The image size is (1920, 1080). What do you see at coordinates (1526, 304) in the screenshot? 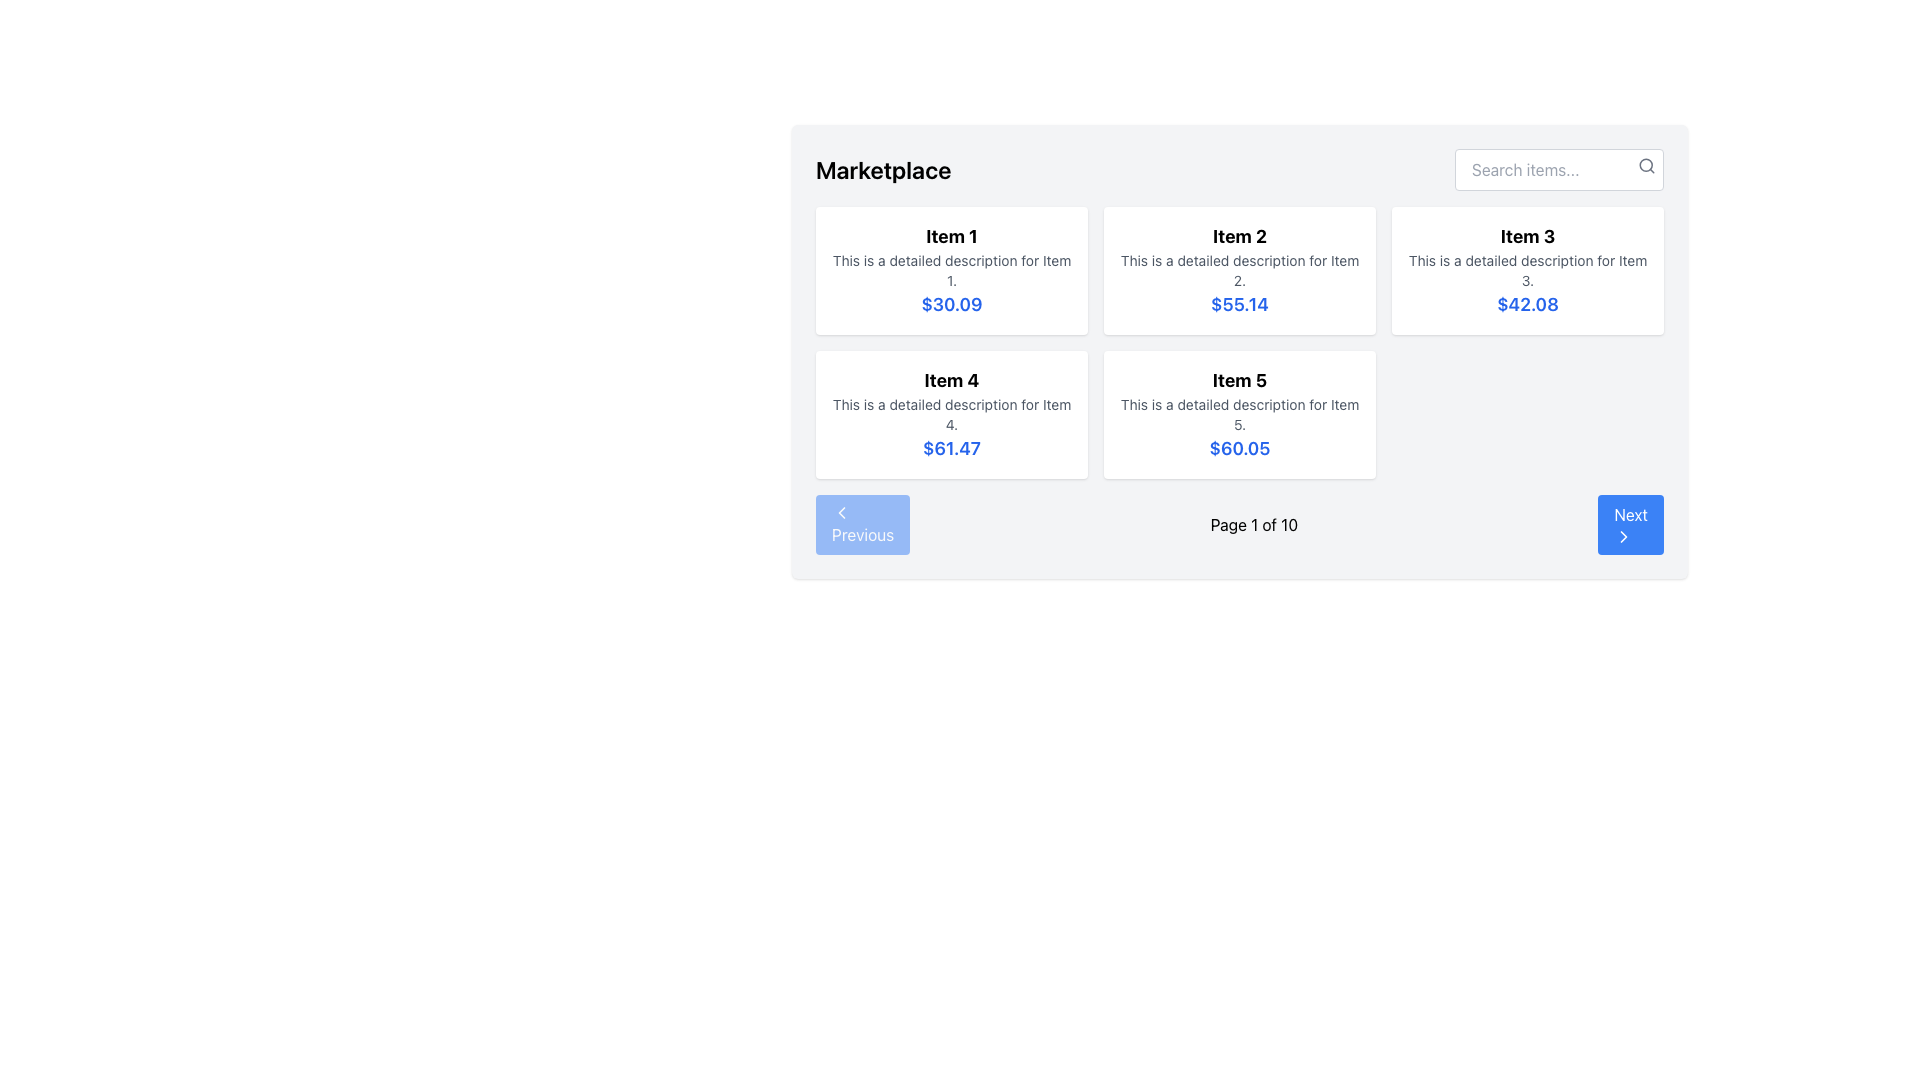
I see `the price text label displaying '$42.08' in blue color, which is located below the title 'Item 3' and its description` at bounding box center [1526, 304].